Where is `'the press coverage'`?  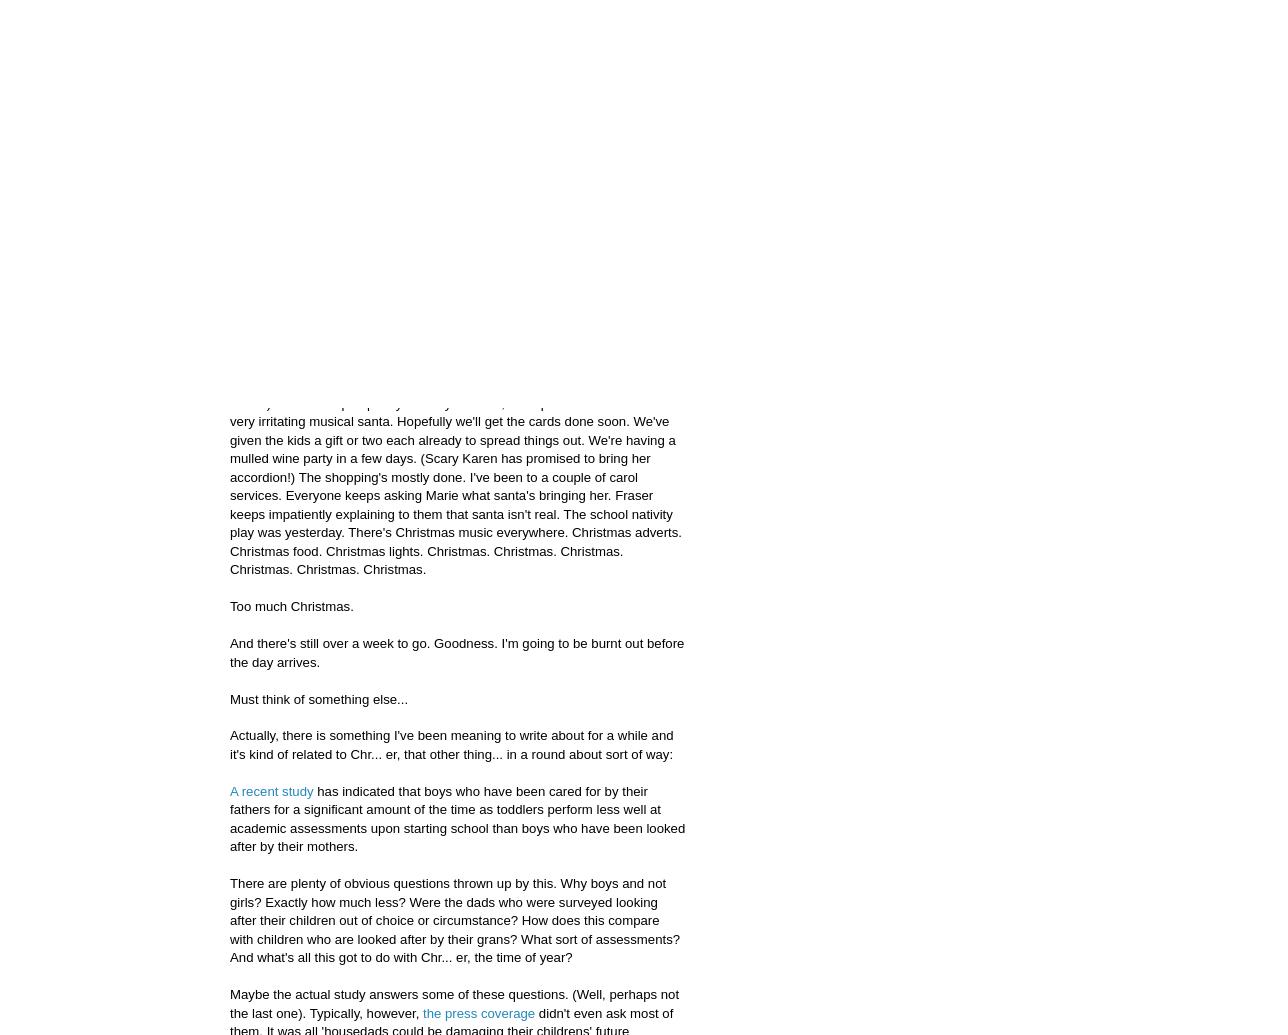
'the press coverage' is located at coordinates (479, 1011).